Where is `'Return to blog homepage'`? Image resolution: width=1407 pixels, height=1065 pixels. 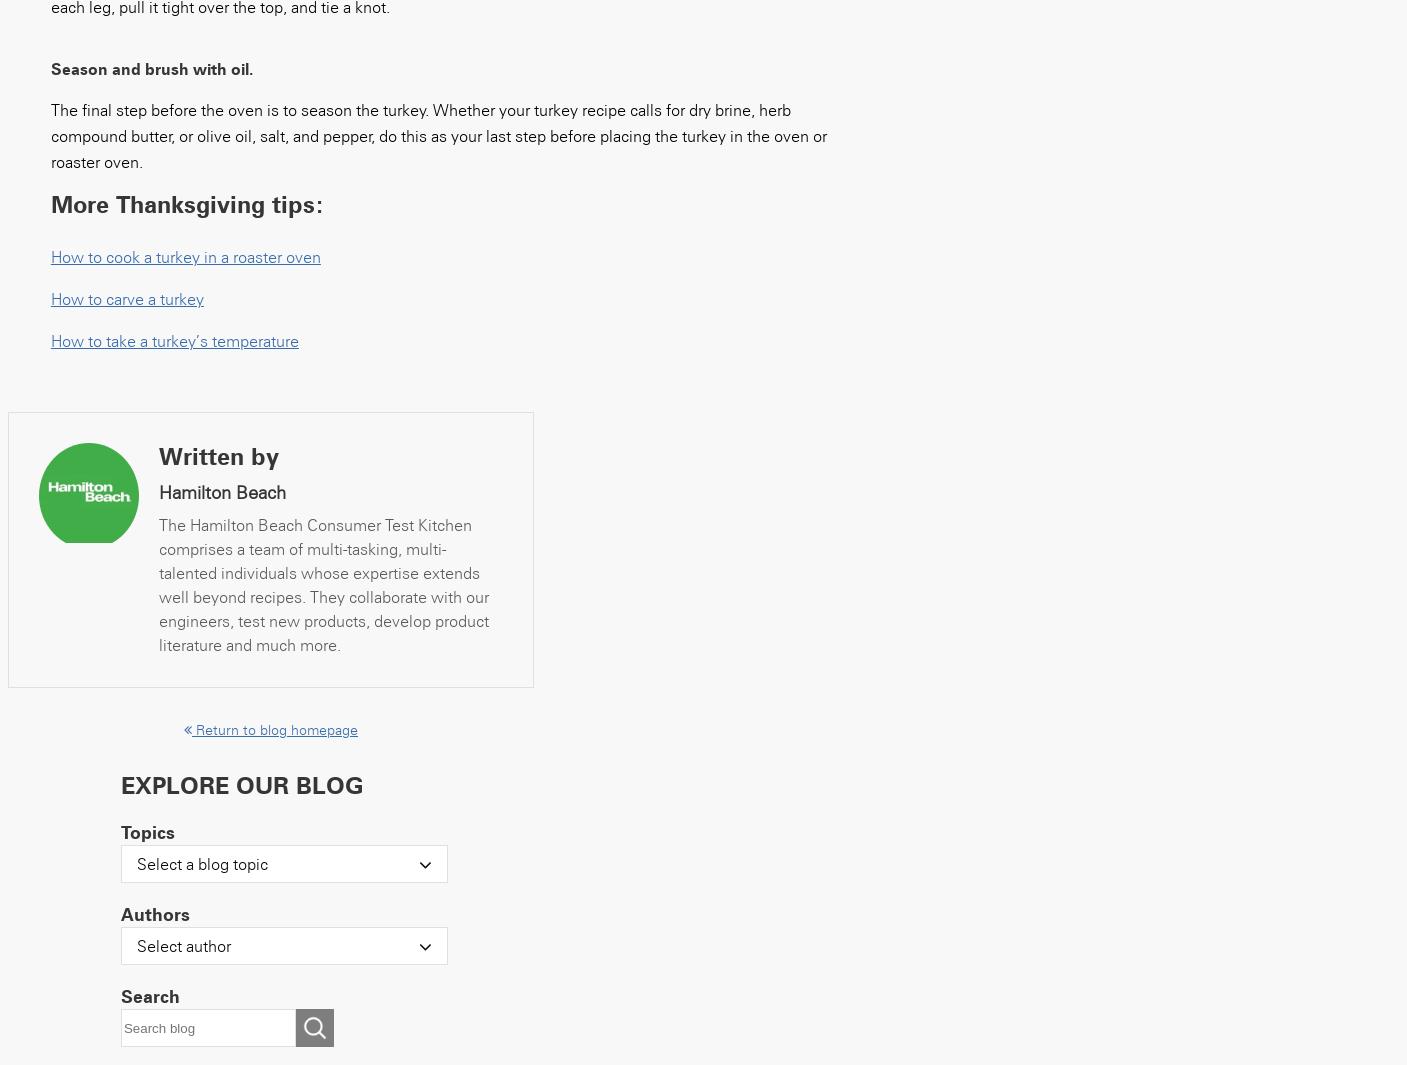
'Return to blog homepage' is located at coordinates (272, 729).